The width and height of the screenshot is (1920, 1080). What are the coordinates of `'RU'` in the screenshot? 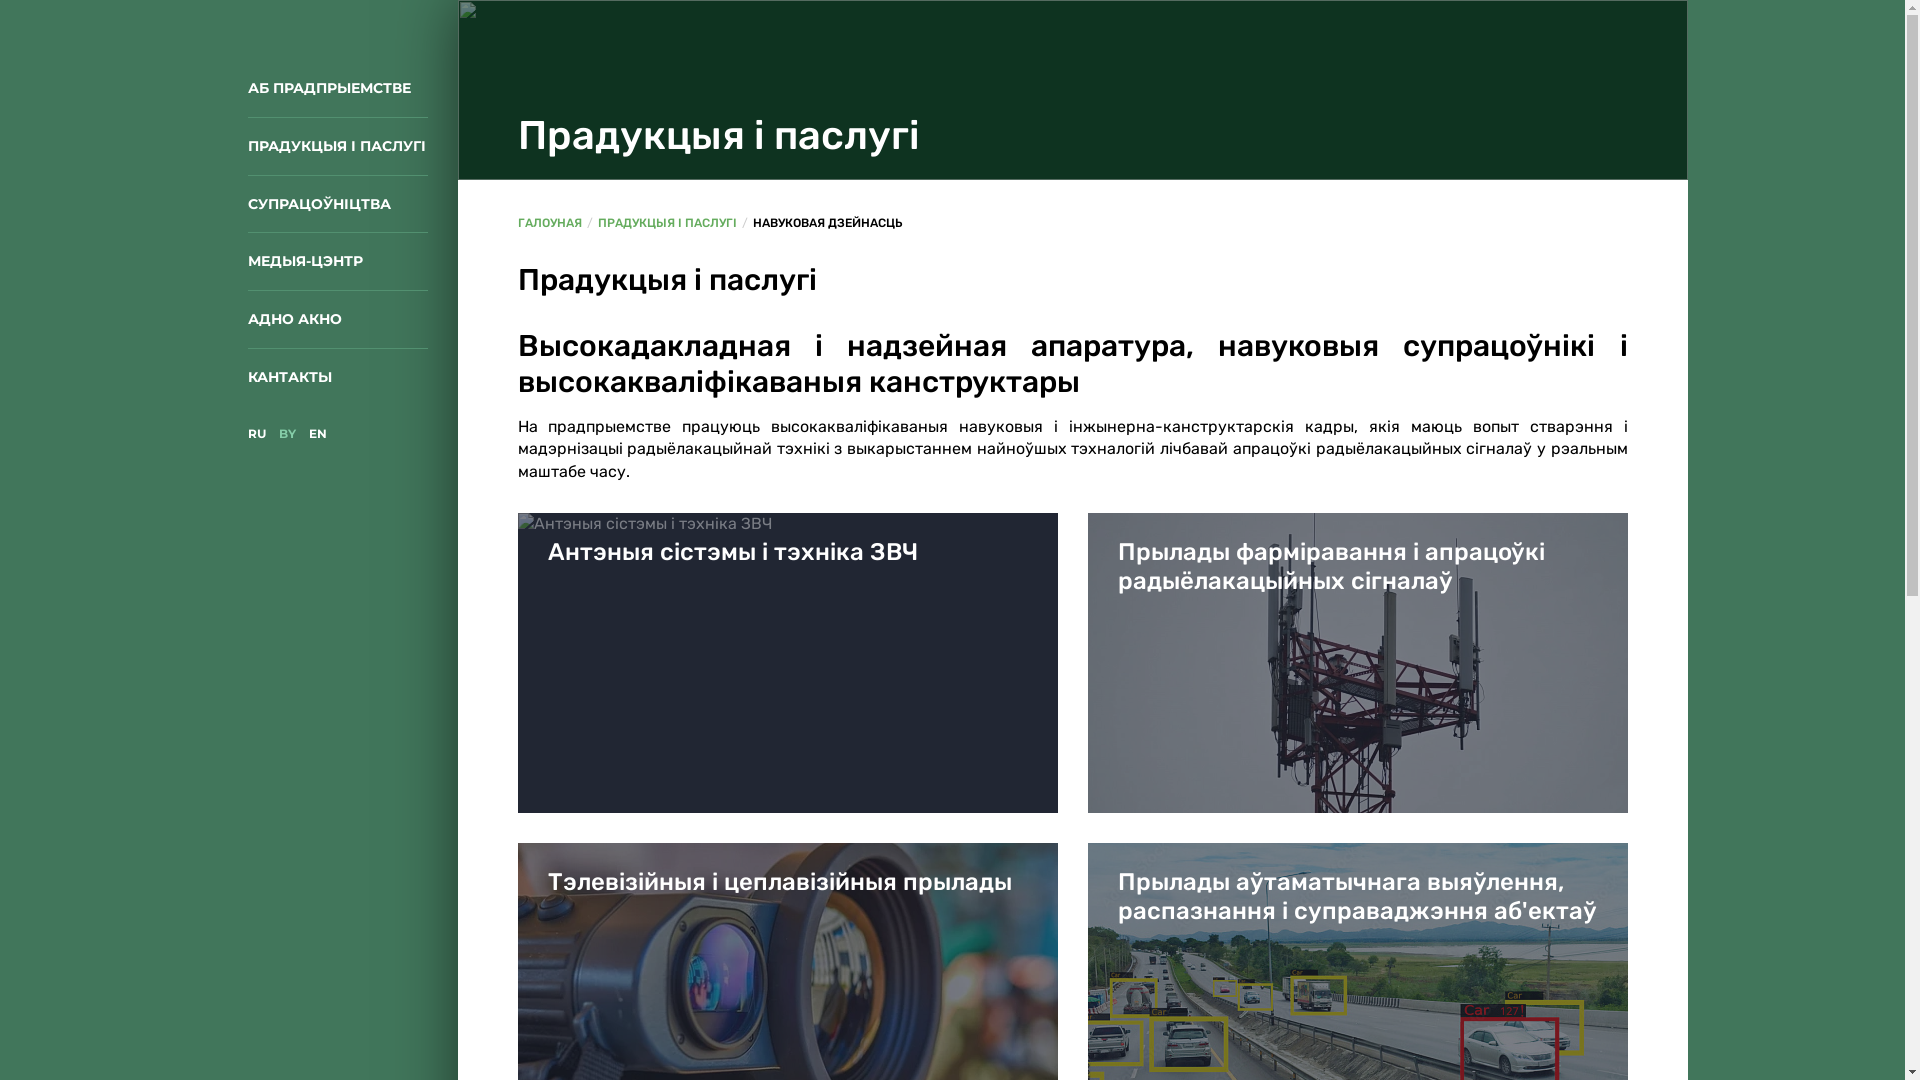 It's located at (247, 432).